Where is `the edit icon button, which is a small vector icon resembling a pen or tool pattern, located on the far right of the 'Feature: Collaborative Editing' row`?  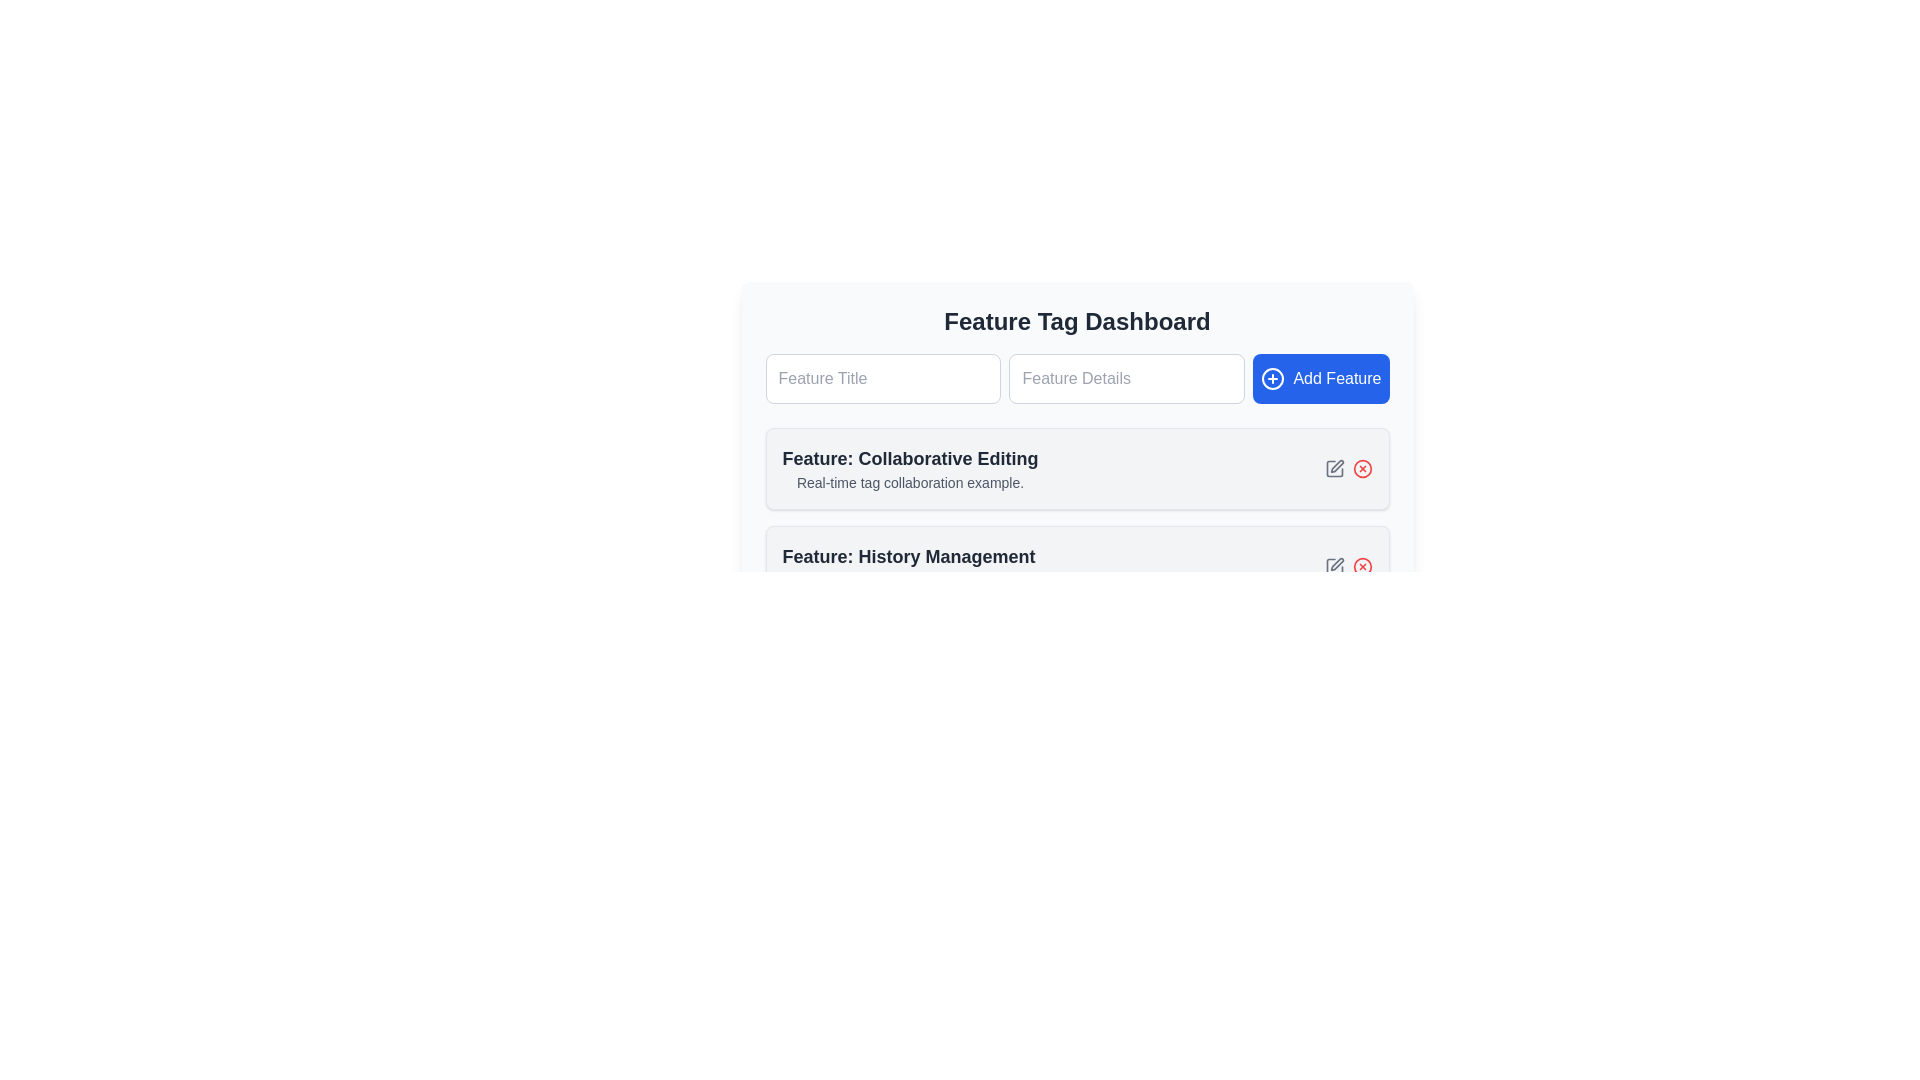
the edit icon button, which is a small vector icon resembling a pen or tool pattern, located on the far right of the 'Feature: Collaborative Editing' row is located at coordinates (1337, 466).